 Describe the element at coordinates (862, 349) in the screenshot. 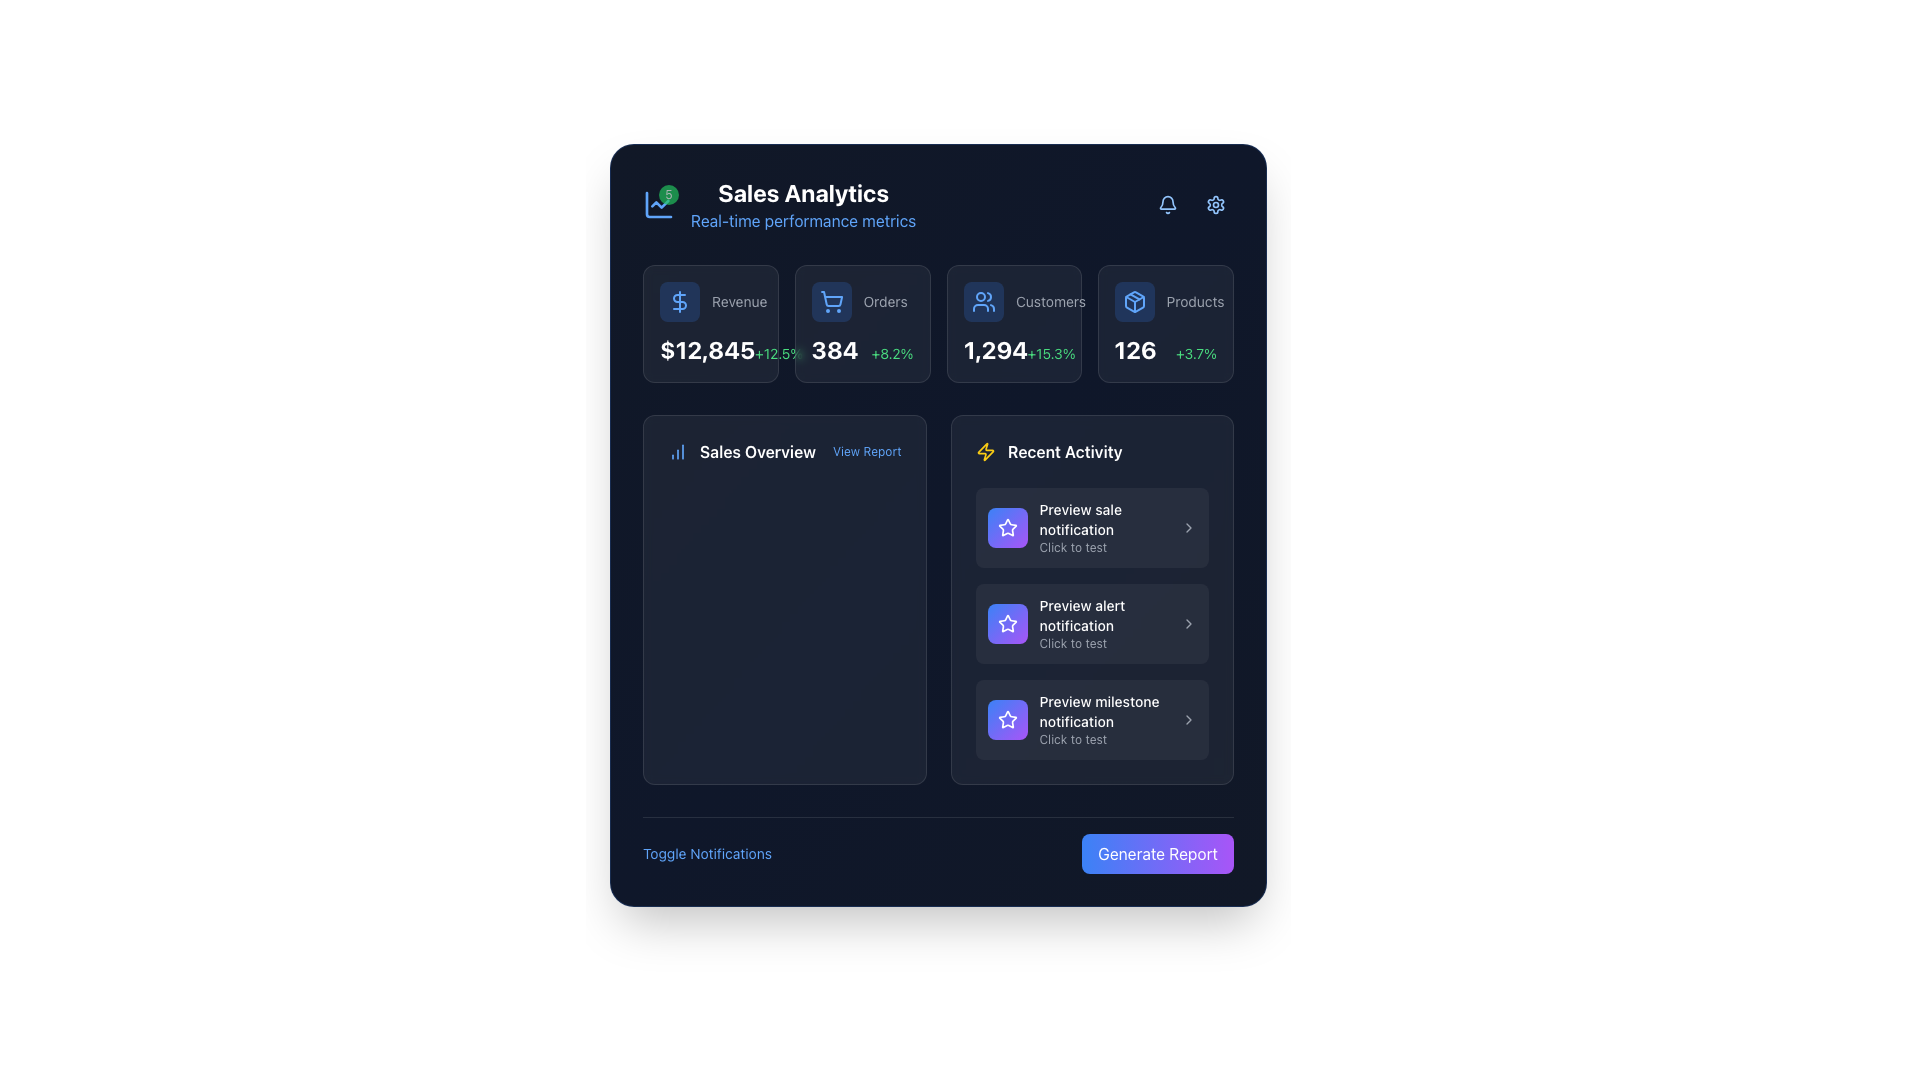

I see `the Informational display showing the number '384' and the percentage '+8.2%' within the 'Orders' card, which is positioned centrally beneath the label 'Orders'` at that location.